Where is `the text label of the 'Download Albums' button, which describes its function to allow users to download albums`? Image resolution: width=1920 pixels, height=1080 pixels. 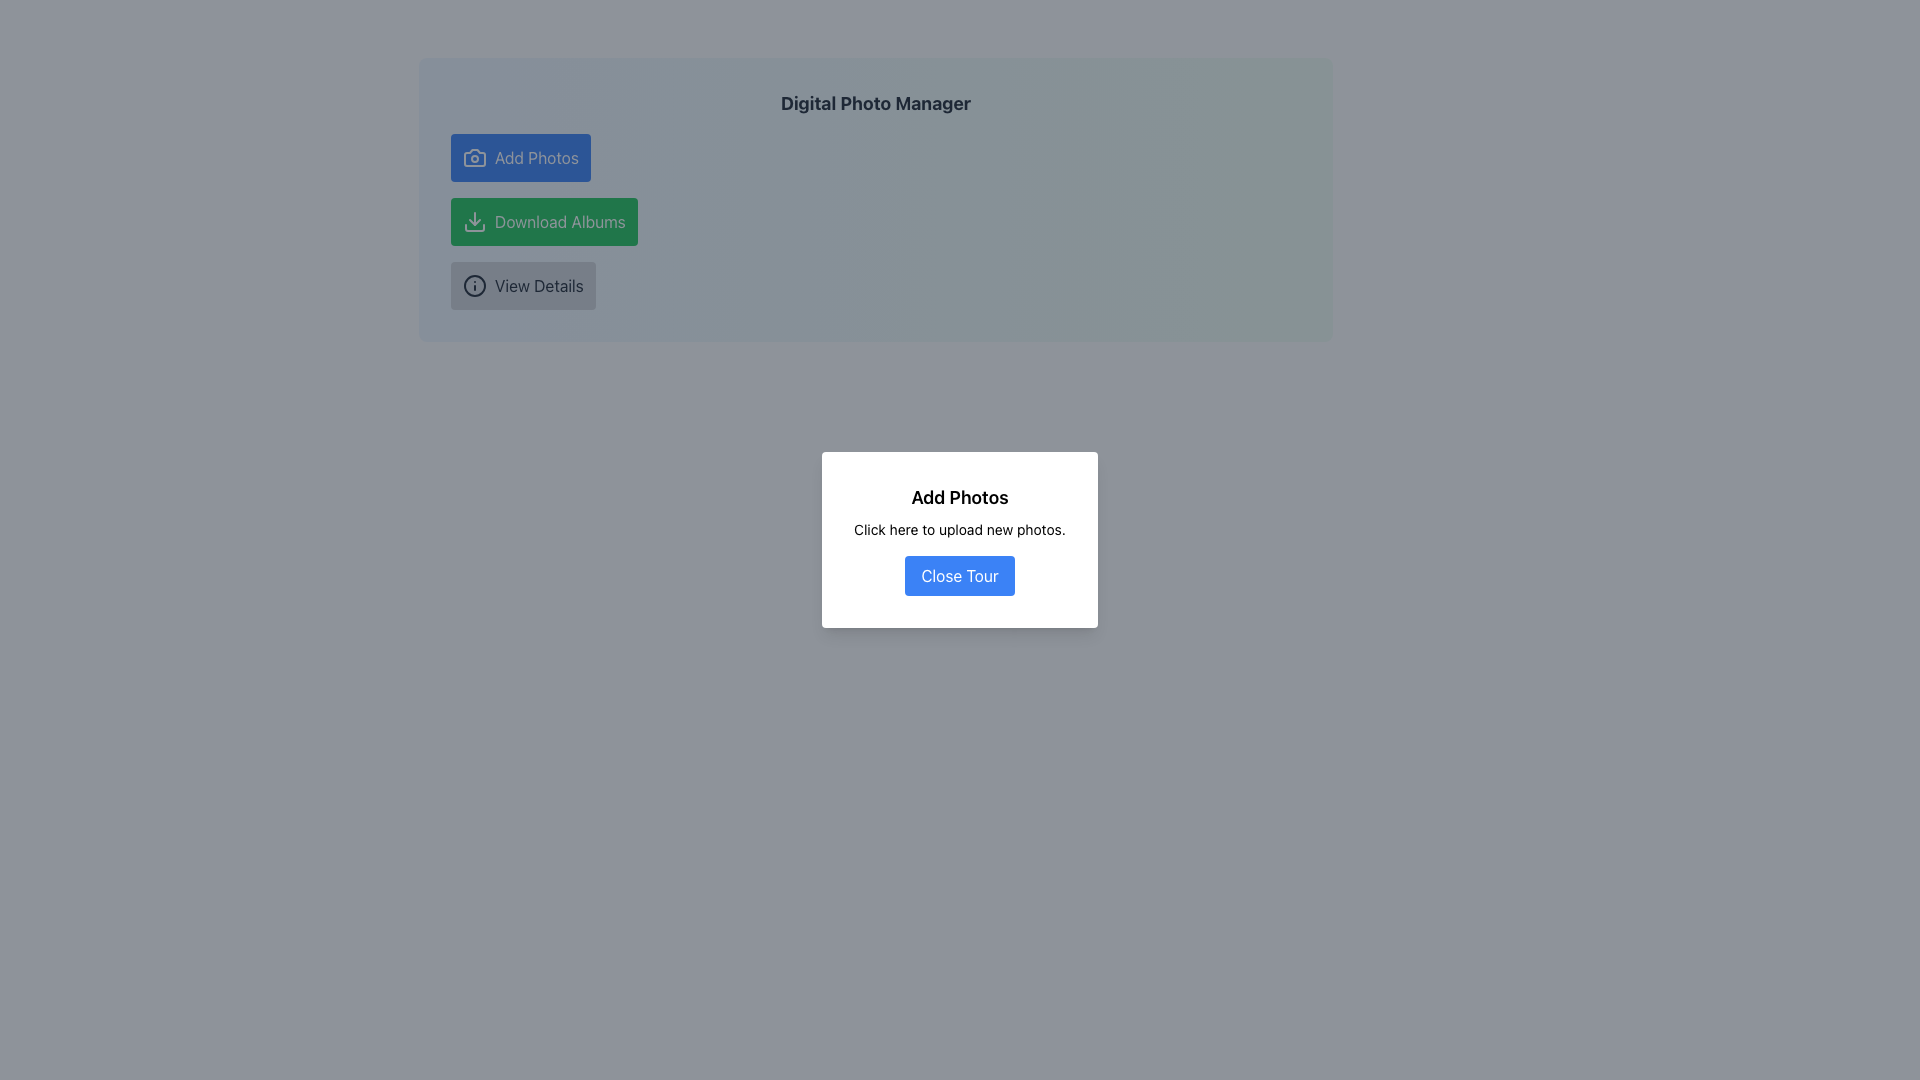 the text label of the 'Download Albums' button, which describes its function to allow users to download albums is located at coordinates (560, 222).